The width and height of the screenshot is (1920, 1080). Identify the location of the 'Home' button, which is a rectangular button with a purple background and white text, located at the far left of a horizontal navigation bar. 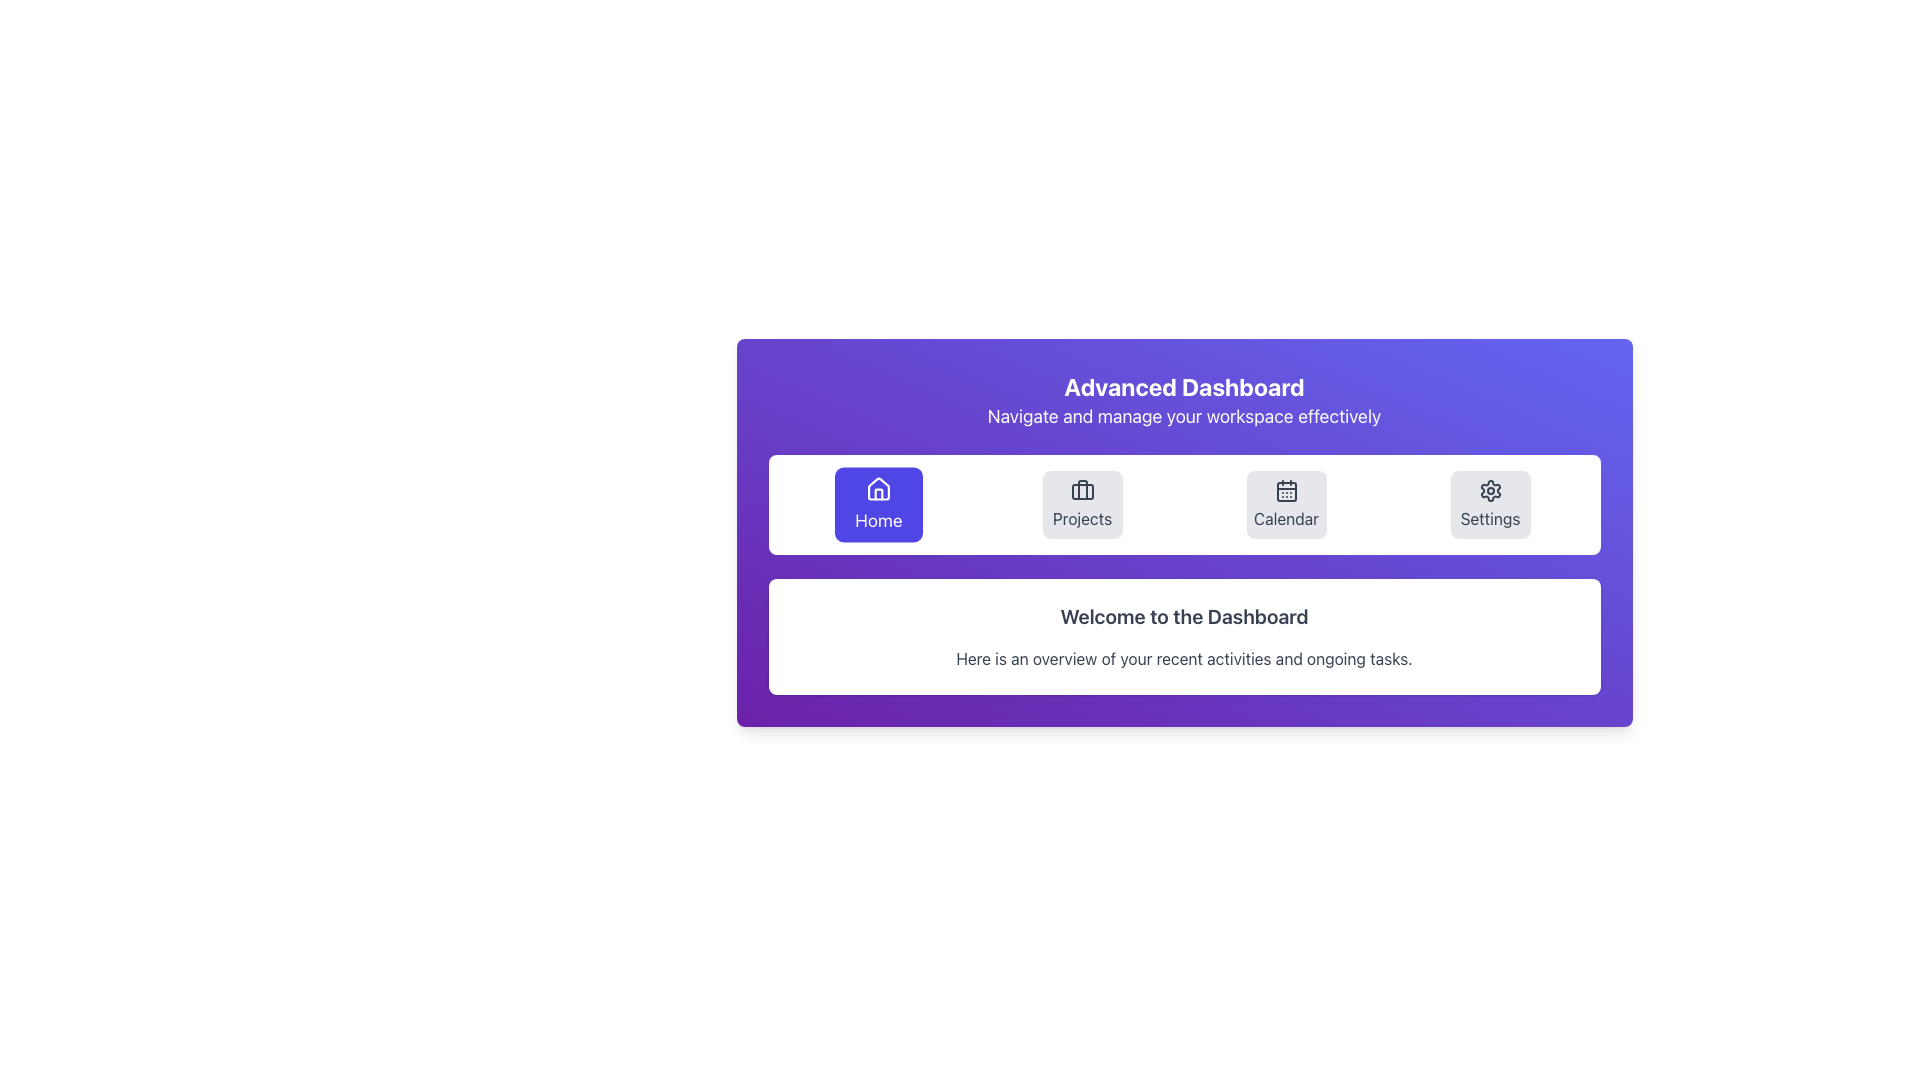
(878, 504).